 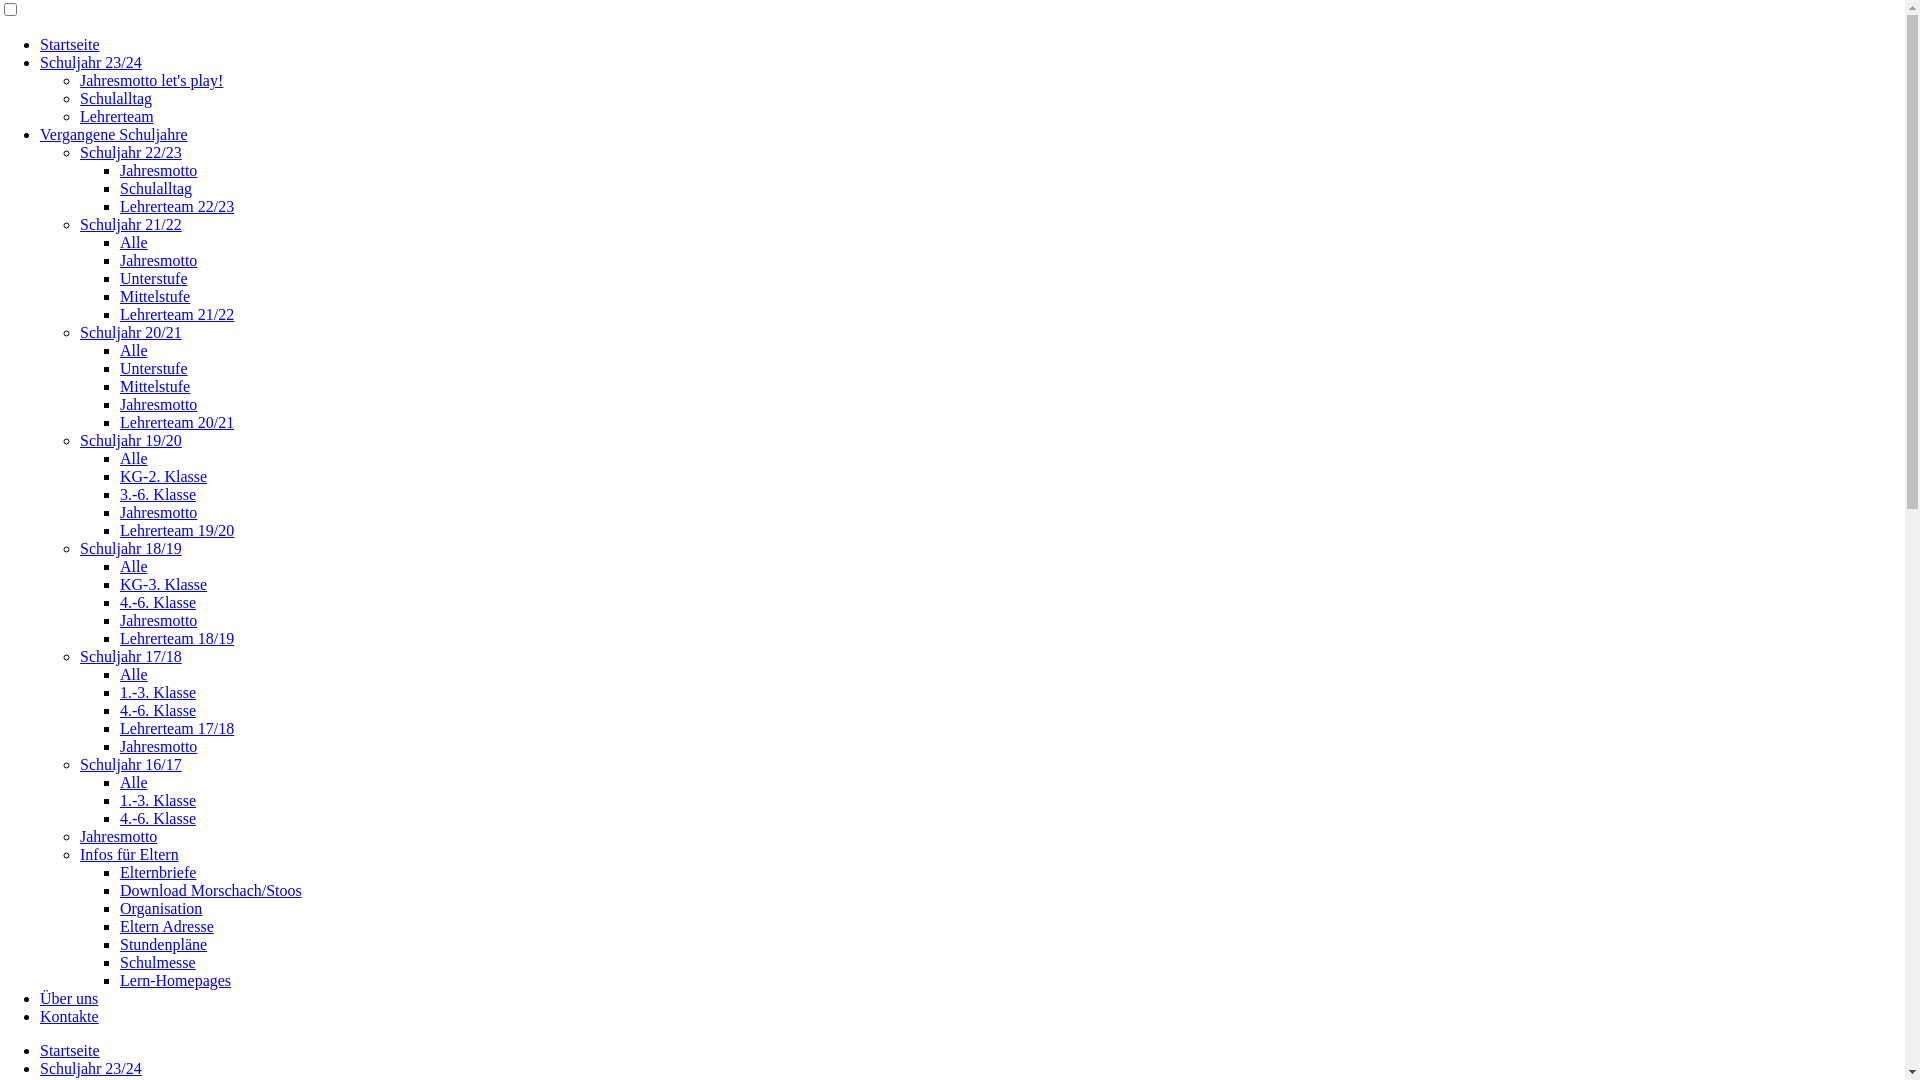 I want to click on 'Jahresmotto', so click(x=157, y=619).